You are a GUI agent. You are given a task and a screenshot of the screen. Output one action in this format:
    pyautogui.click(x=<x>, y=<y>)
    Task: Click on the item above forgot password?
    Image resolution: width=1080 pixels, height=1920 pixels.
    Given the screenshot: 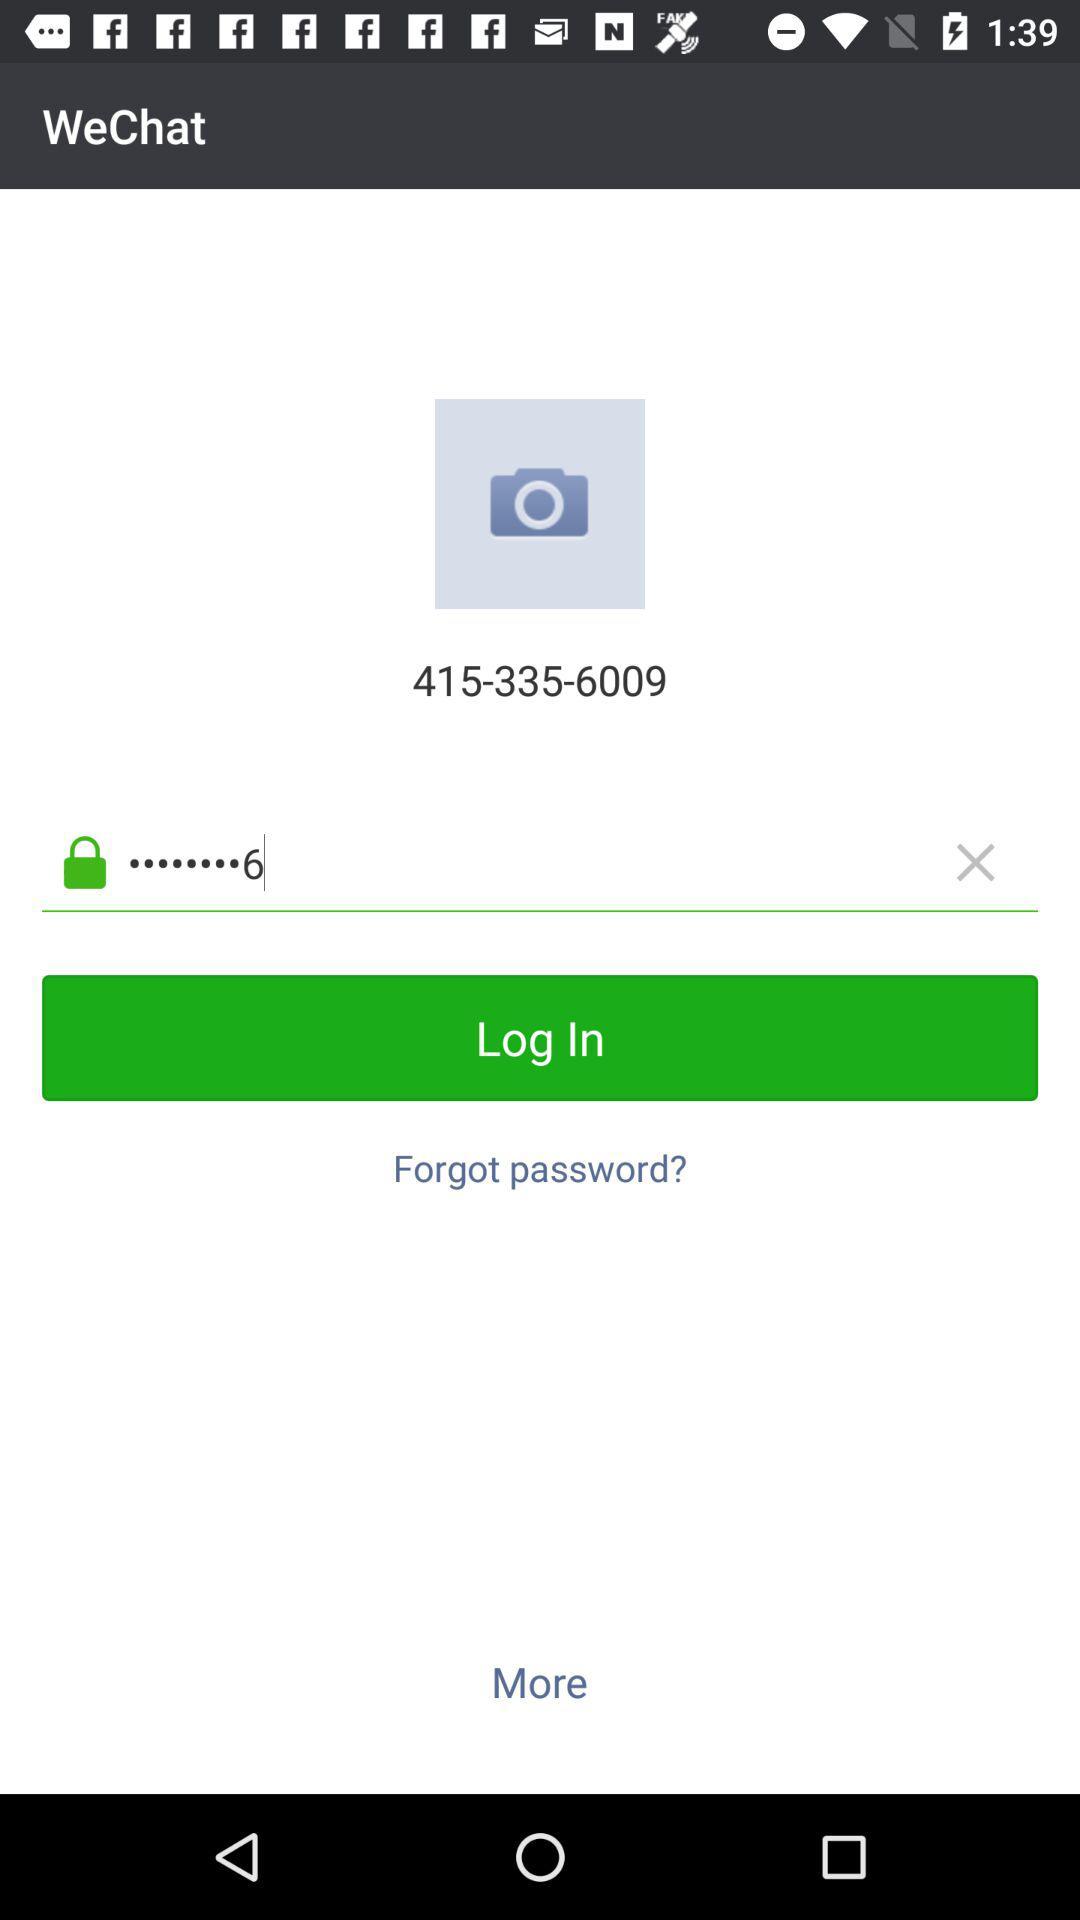 What is the action you would take?
    pyautogui.click(x=540, y=1037)
    